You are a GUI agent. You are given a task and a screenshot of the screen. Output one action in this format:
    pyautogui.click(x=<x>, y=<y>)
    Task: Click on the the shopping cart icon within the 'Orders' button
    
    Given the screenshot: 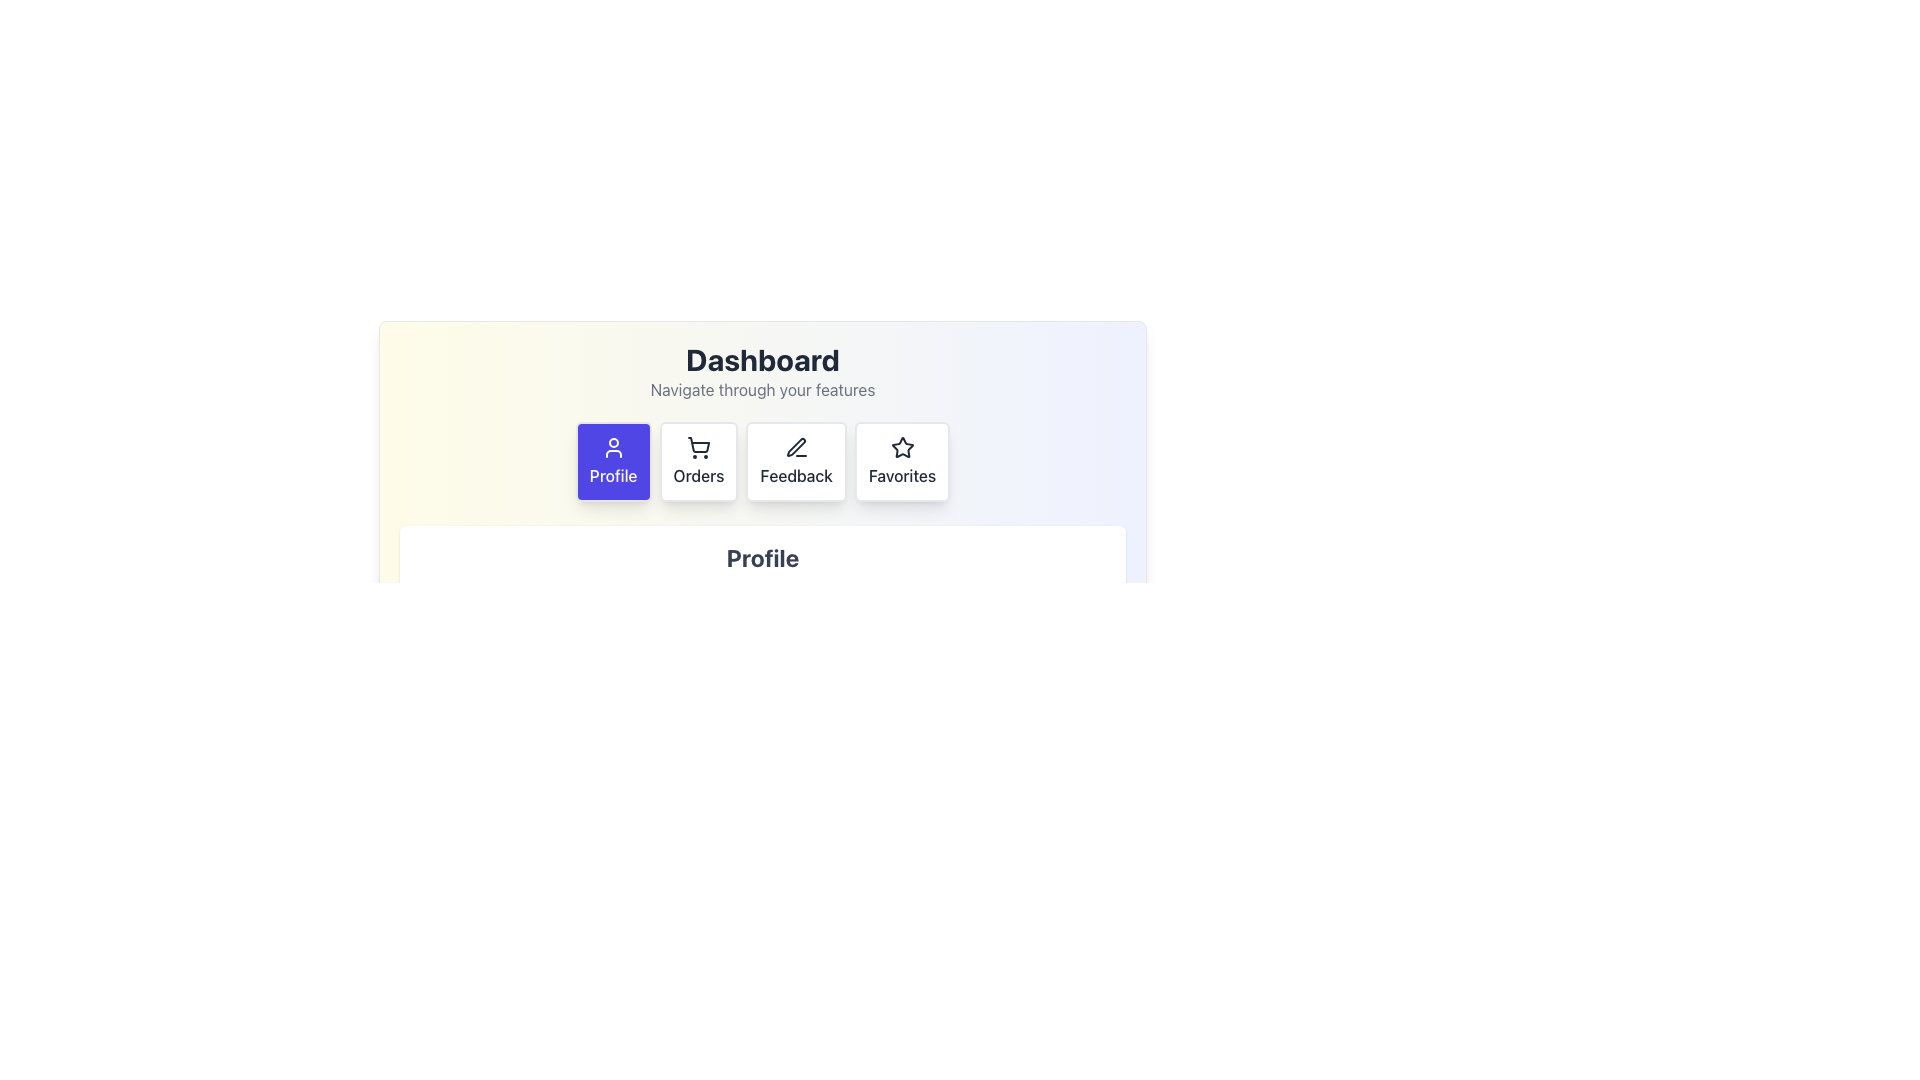 What is the action you would take?
    pyautogui.click(x=698, y=446)
    